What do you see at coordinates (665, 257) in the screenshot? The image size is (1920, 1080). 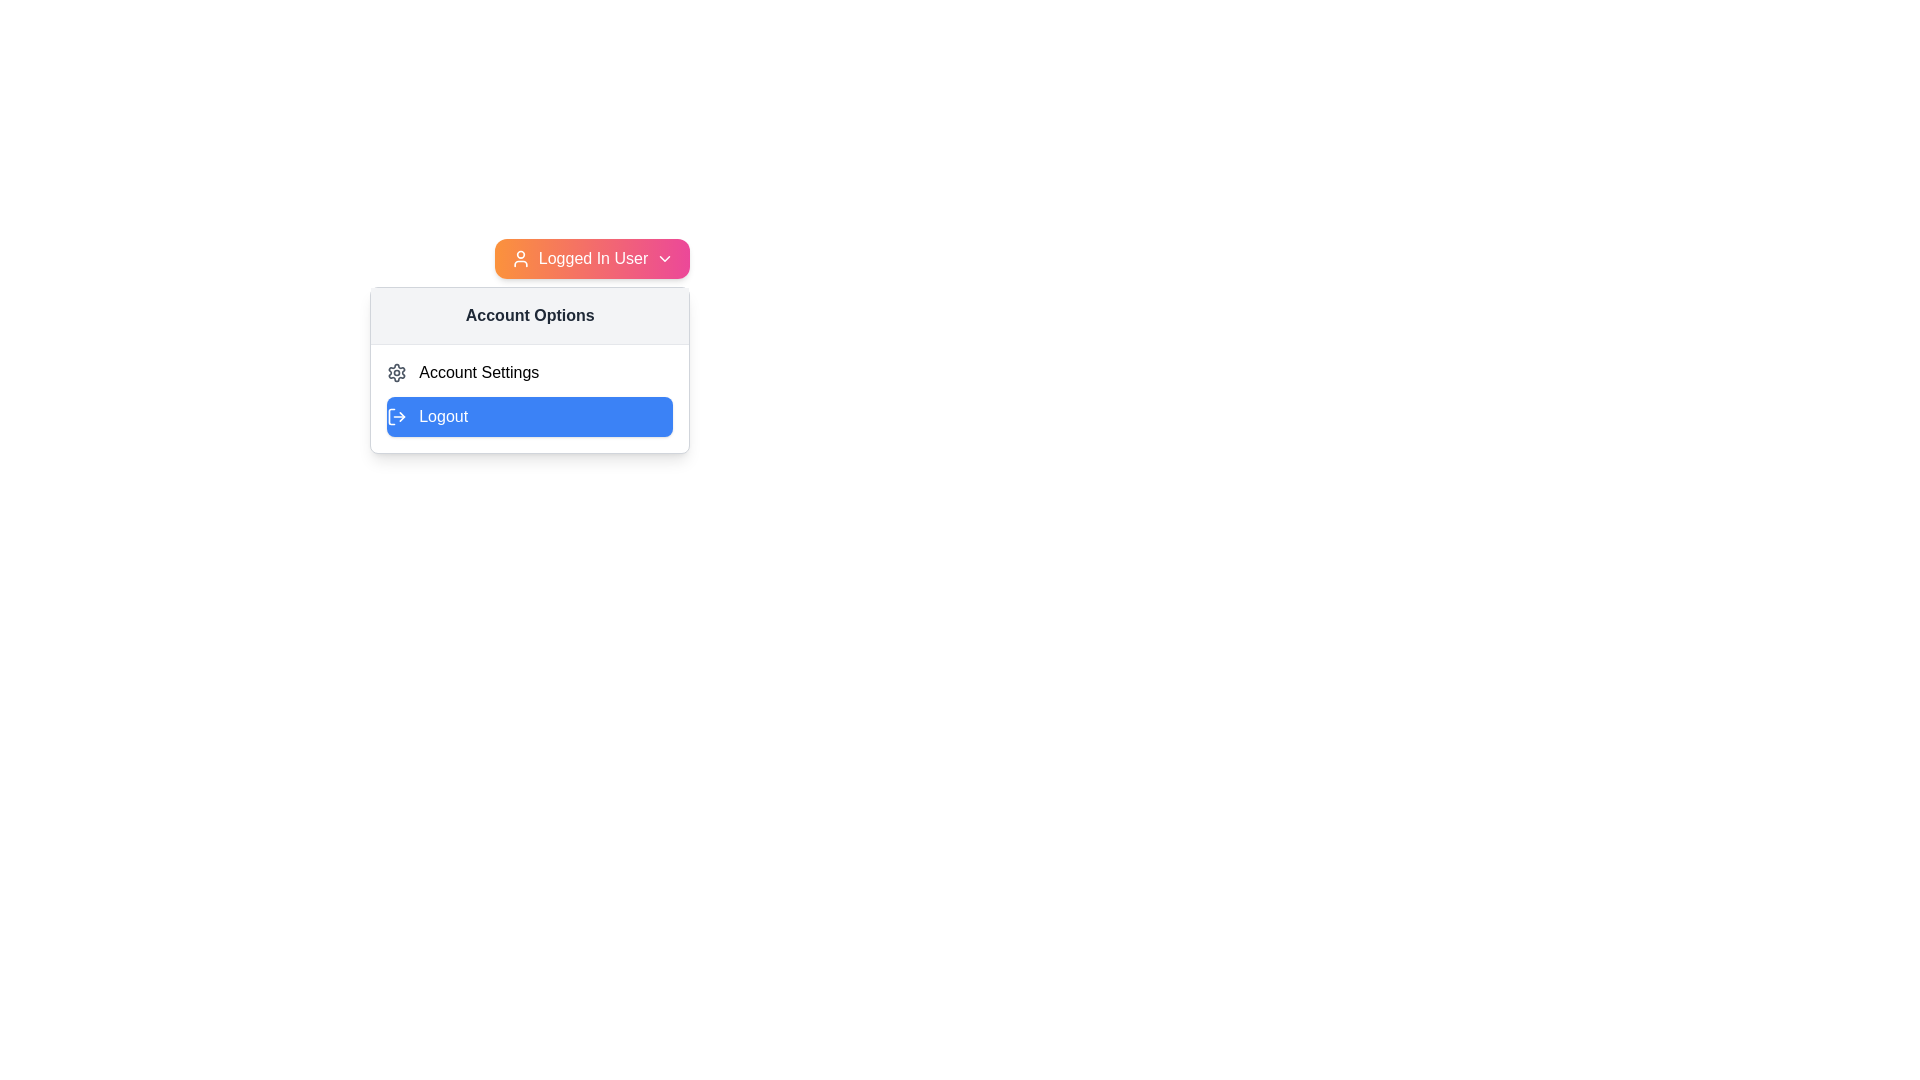 I see `the Dropdown Indicator Icon associated with the 'Logged In User' button` at bounding box center [665, 257].